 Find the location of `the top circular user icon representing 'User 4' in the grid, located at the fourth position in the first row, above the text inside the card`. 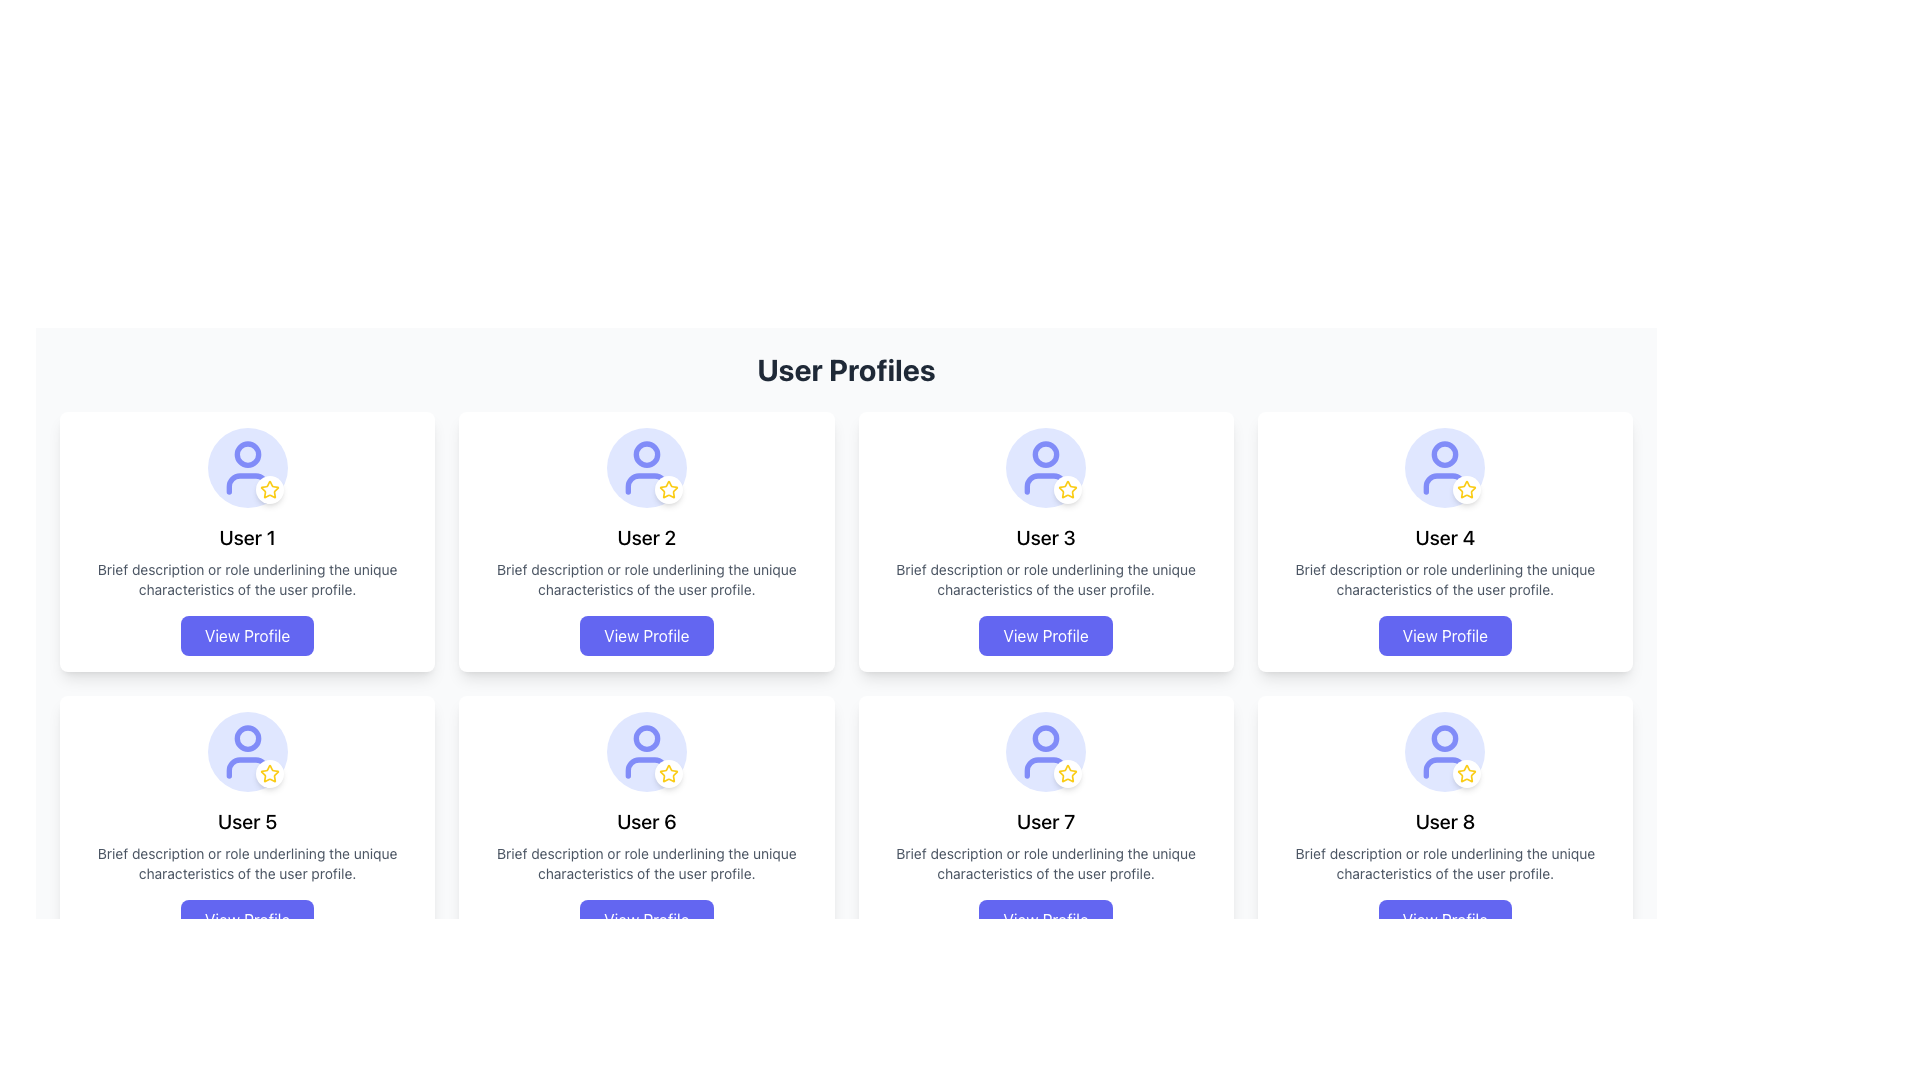

the top circular user icon representing 'User 4' in the grid, located at the fourth position in the first row, above the text inside the card is located at coordinates (1445, 467).